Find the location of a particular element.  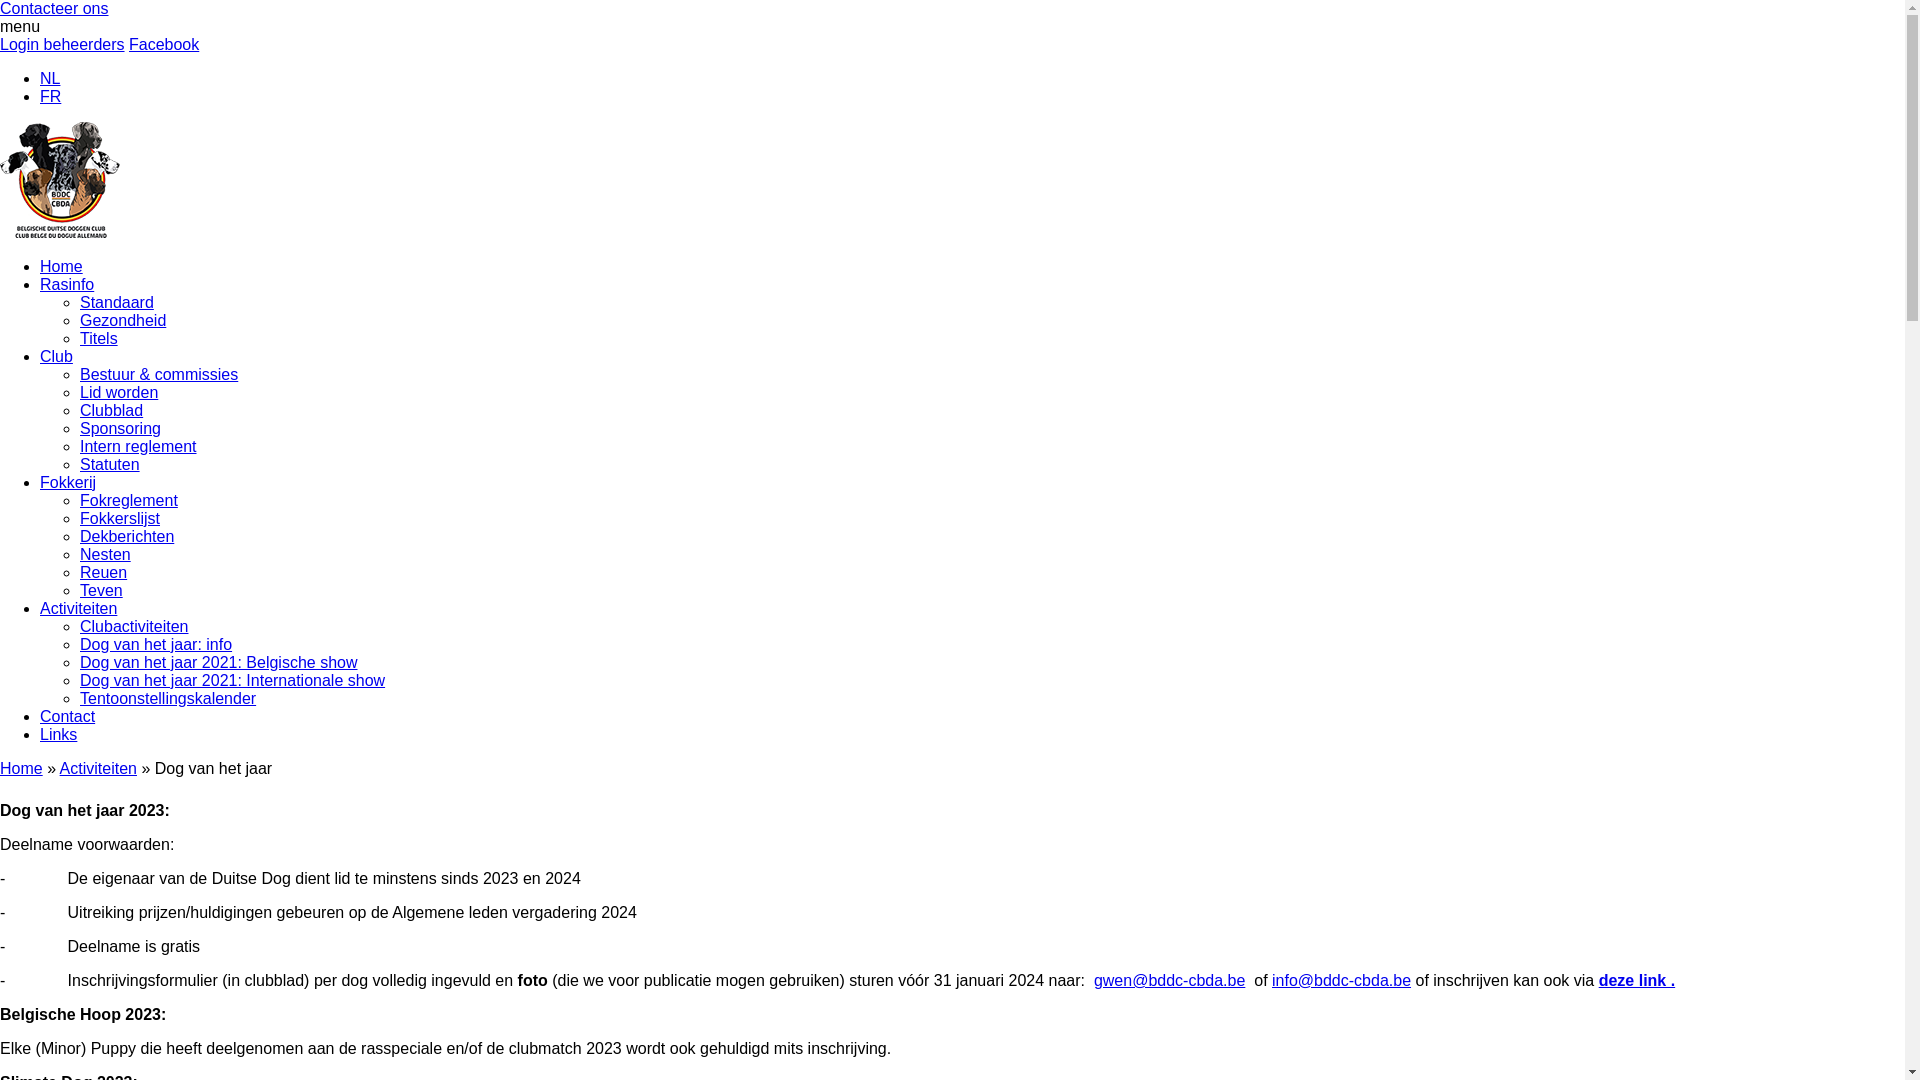

'Login beheerders' is located at coordinates (0, 44).